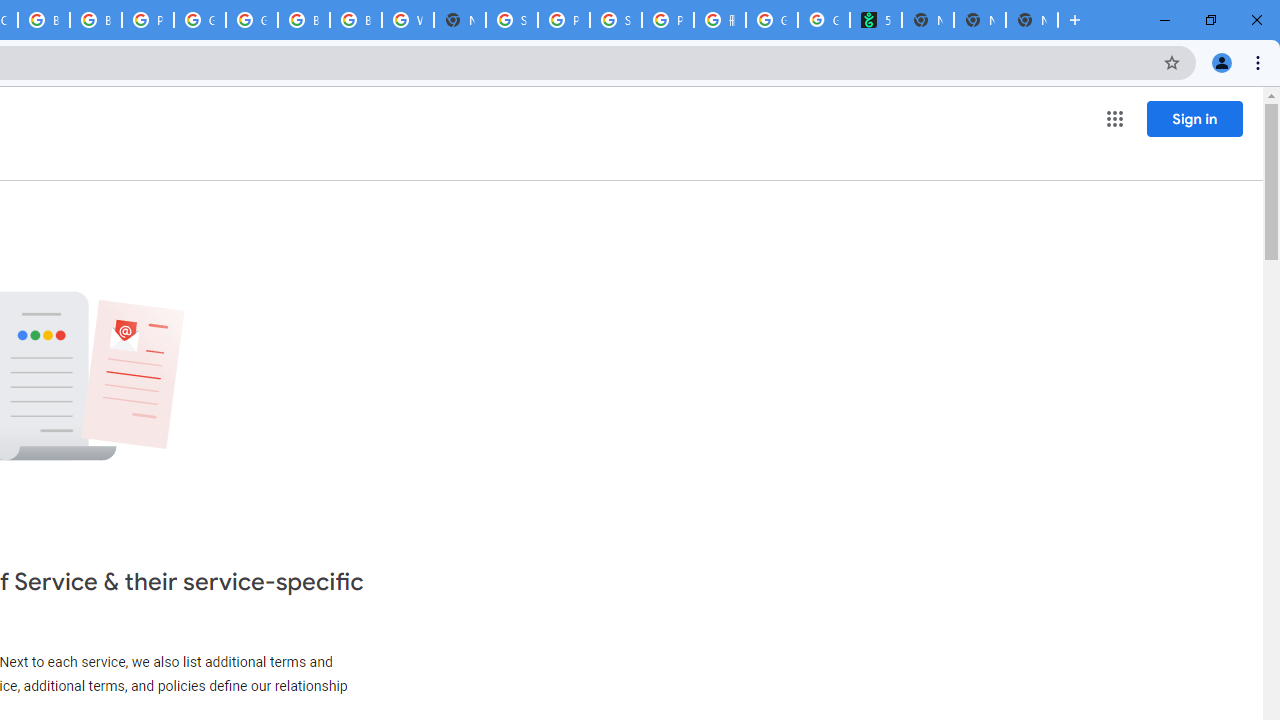 This screenshot has height=720, width=1280. I want to click on 'Restore', so click(1209, 20).